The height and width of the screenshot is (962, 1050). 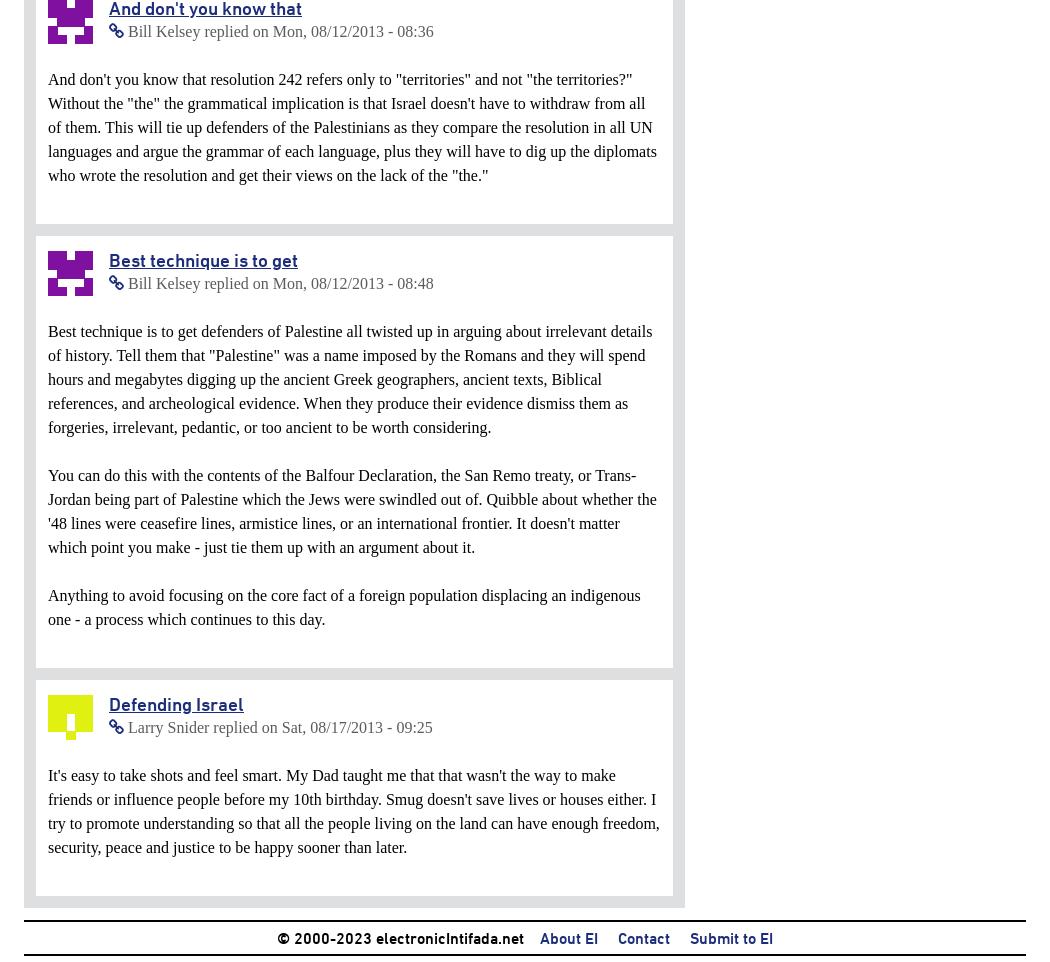 What do you see at coordinates (400, 938) in the screenshot?
I see `'© 2000-2023 electronicIntifada.net'` at bounding box center [400, 938].